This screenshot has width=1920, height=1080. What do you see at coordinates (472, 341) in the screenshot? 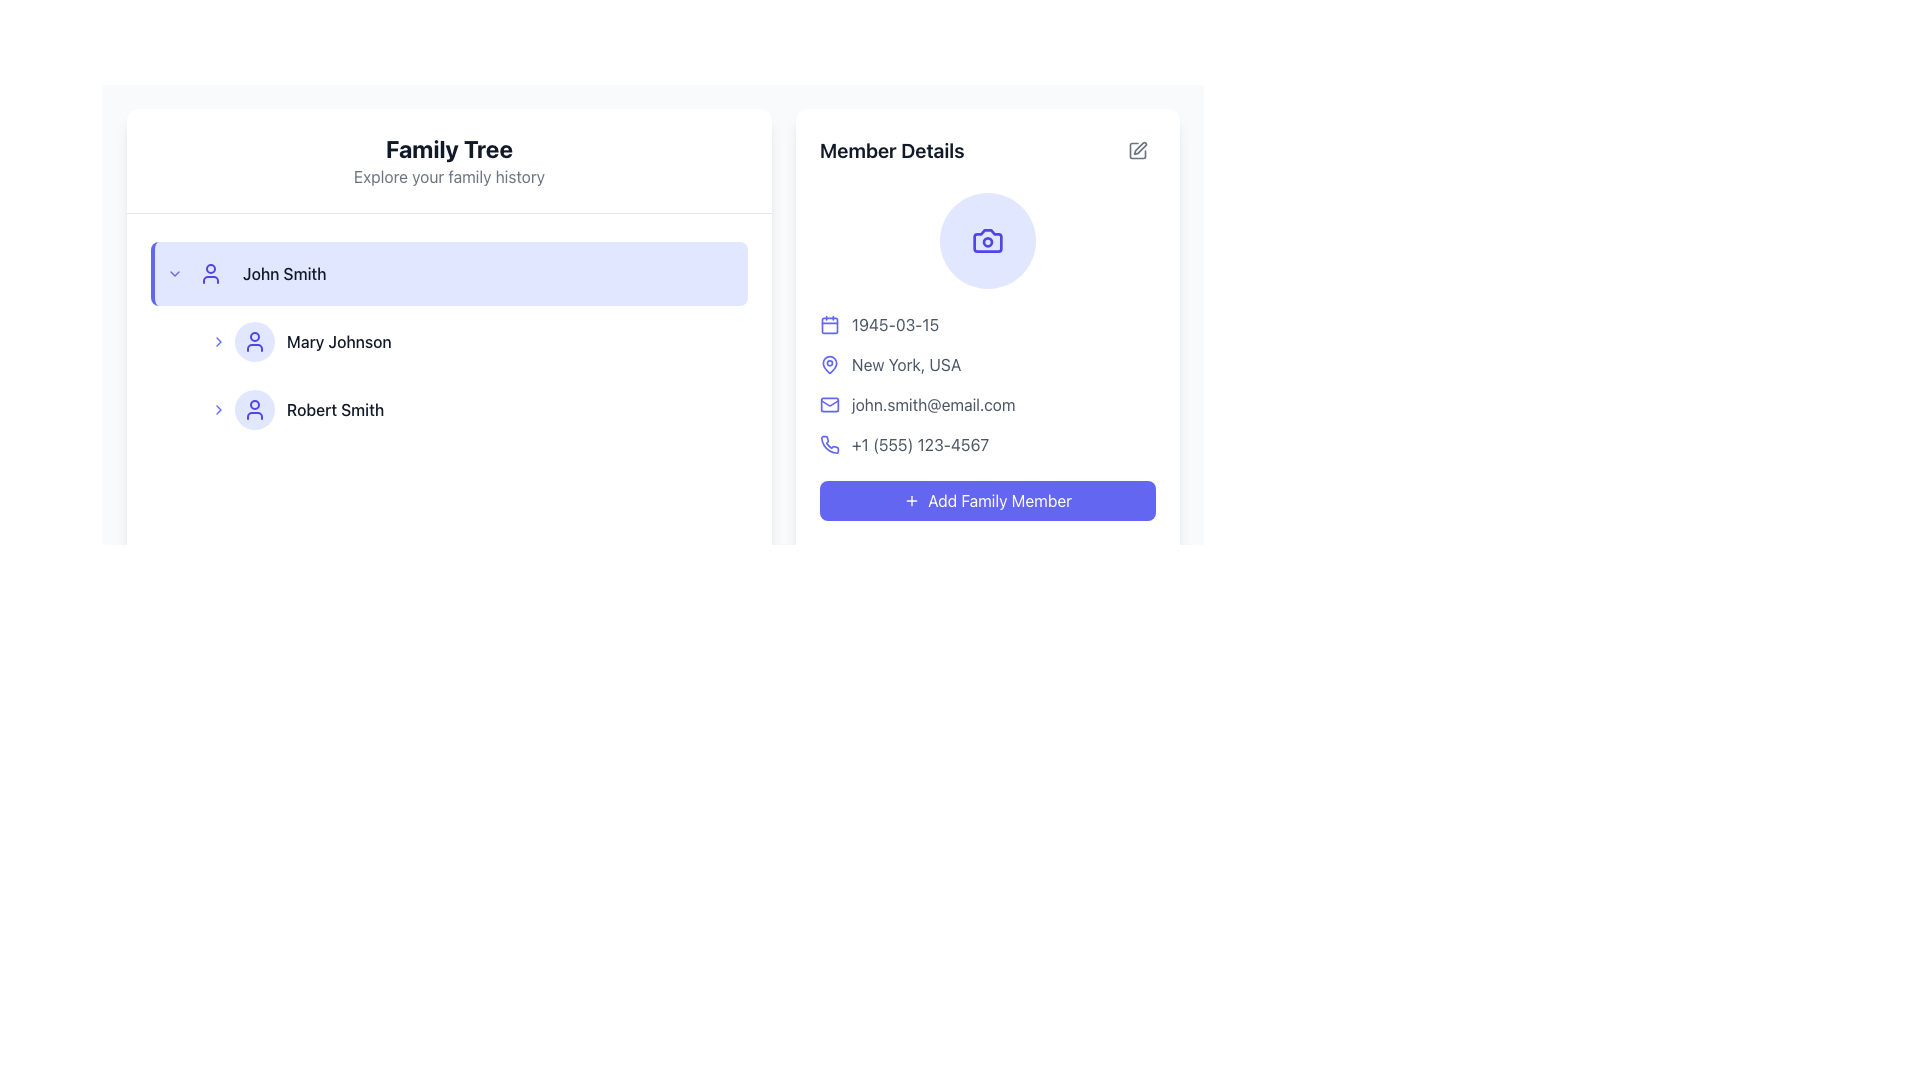
I see `the list item representing 'Mary Johnson' in the 'Family Tree' section` at bounding box center [472, 341].